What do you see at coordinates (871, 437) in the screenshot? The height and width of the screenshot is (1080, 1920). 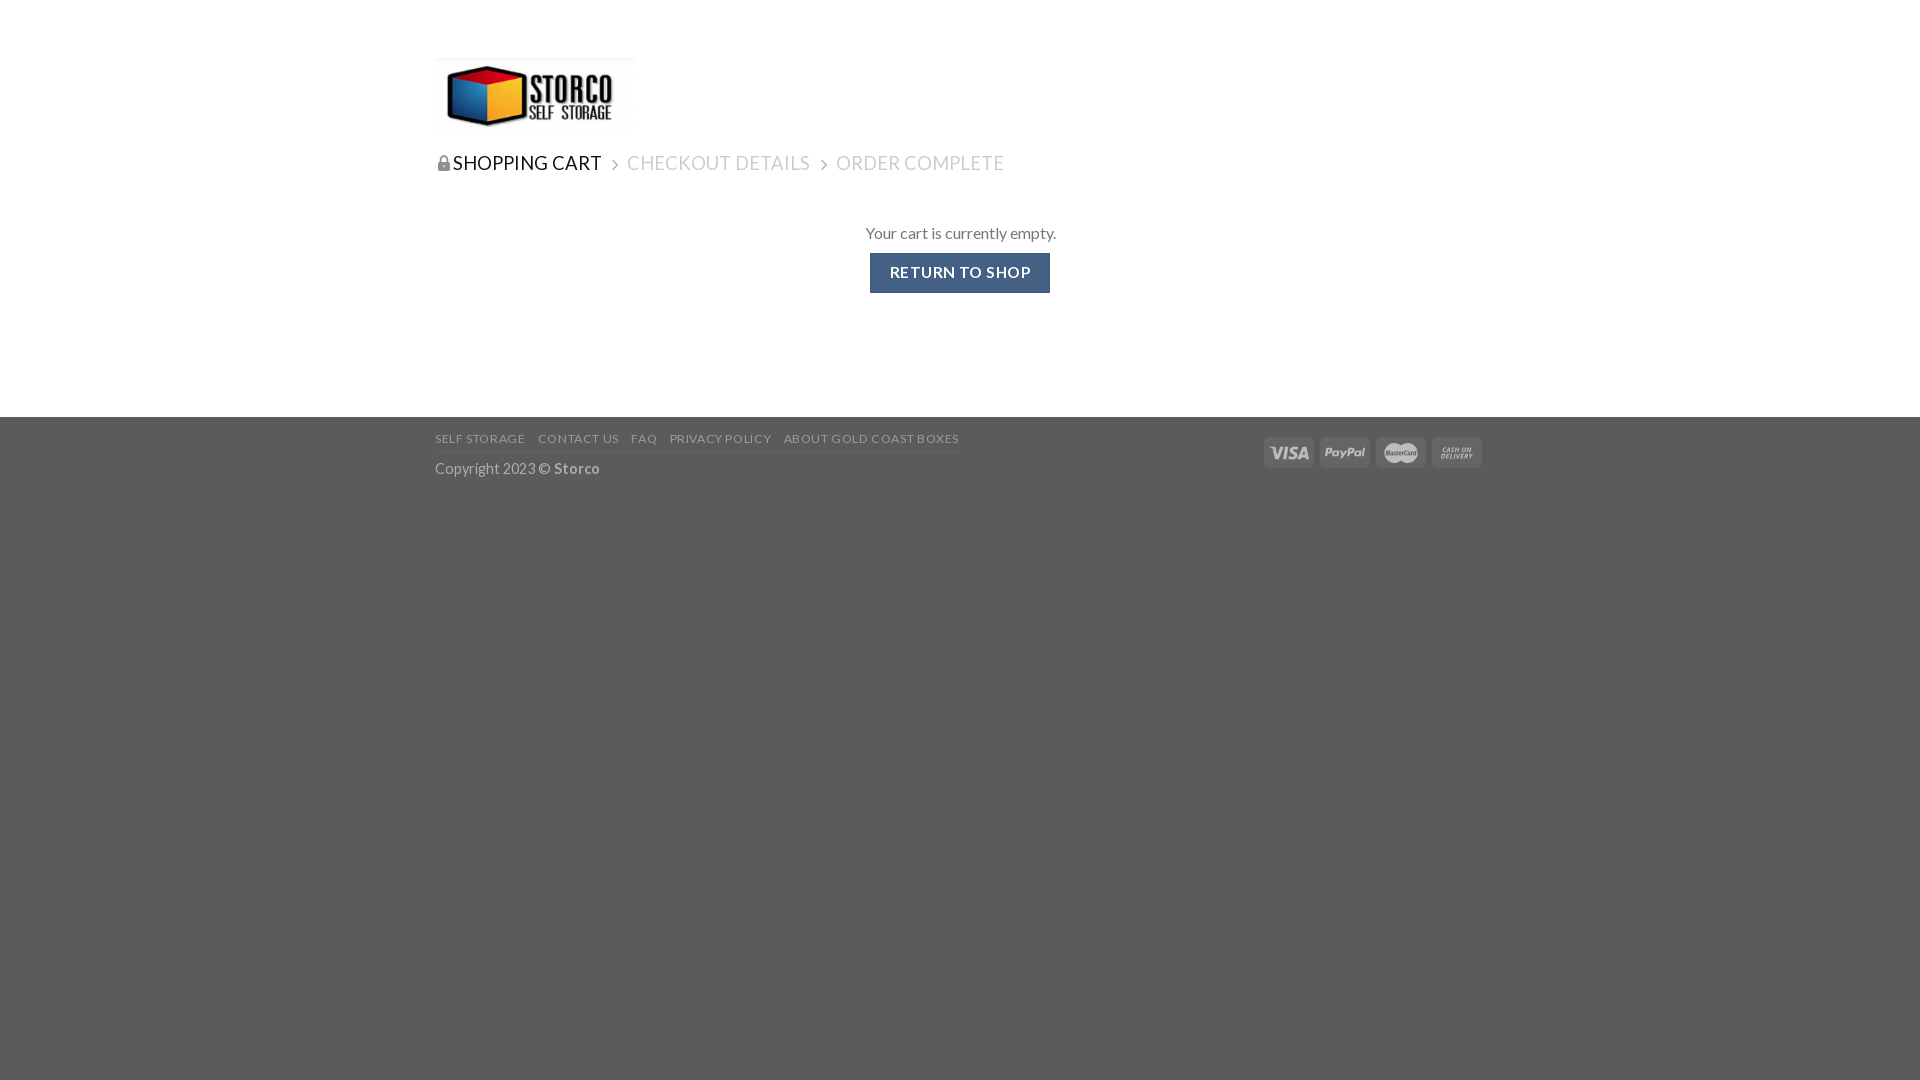 I see `'ABOUT GOLD COAST BOXES'` at bounding box center [871, 437].